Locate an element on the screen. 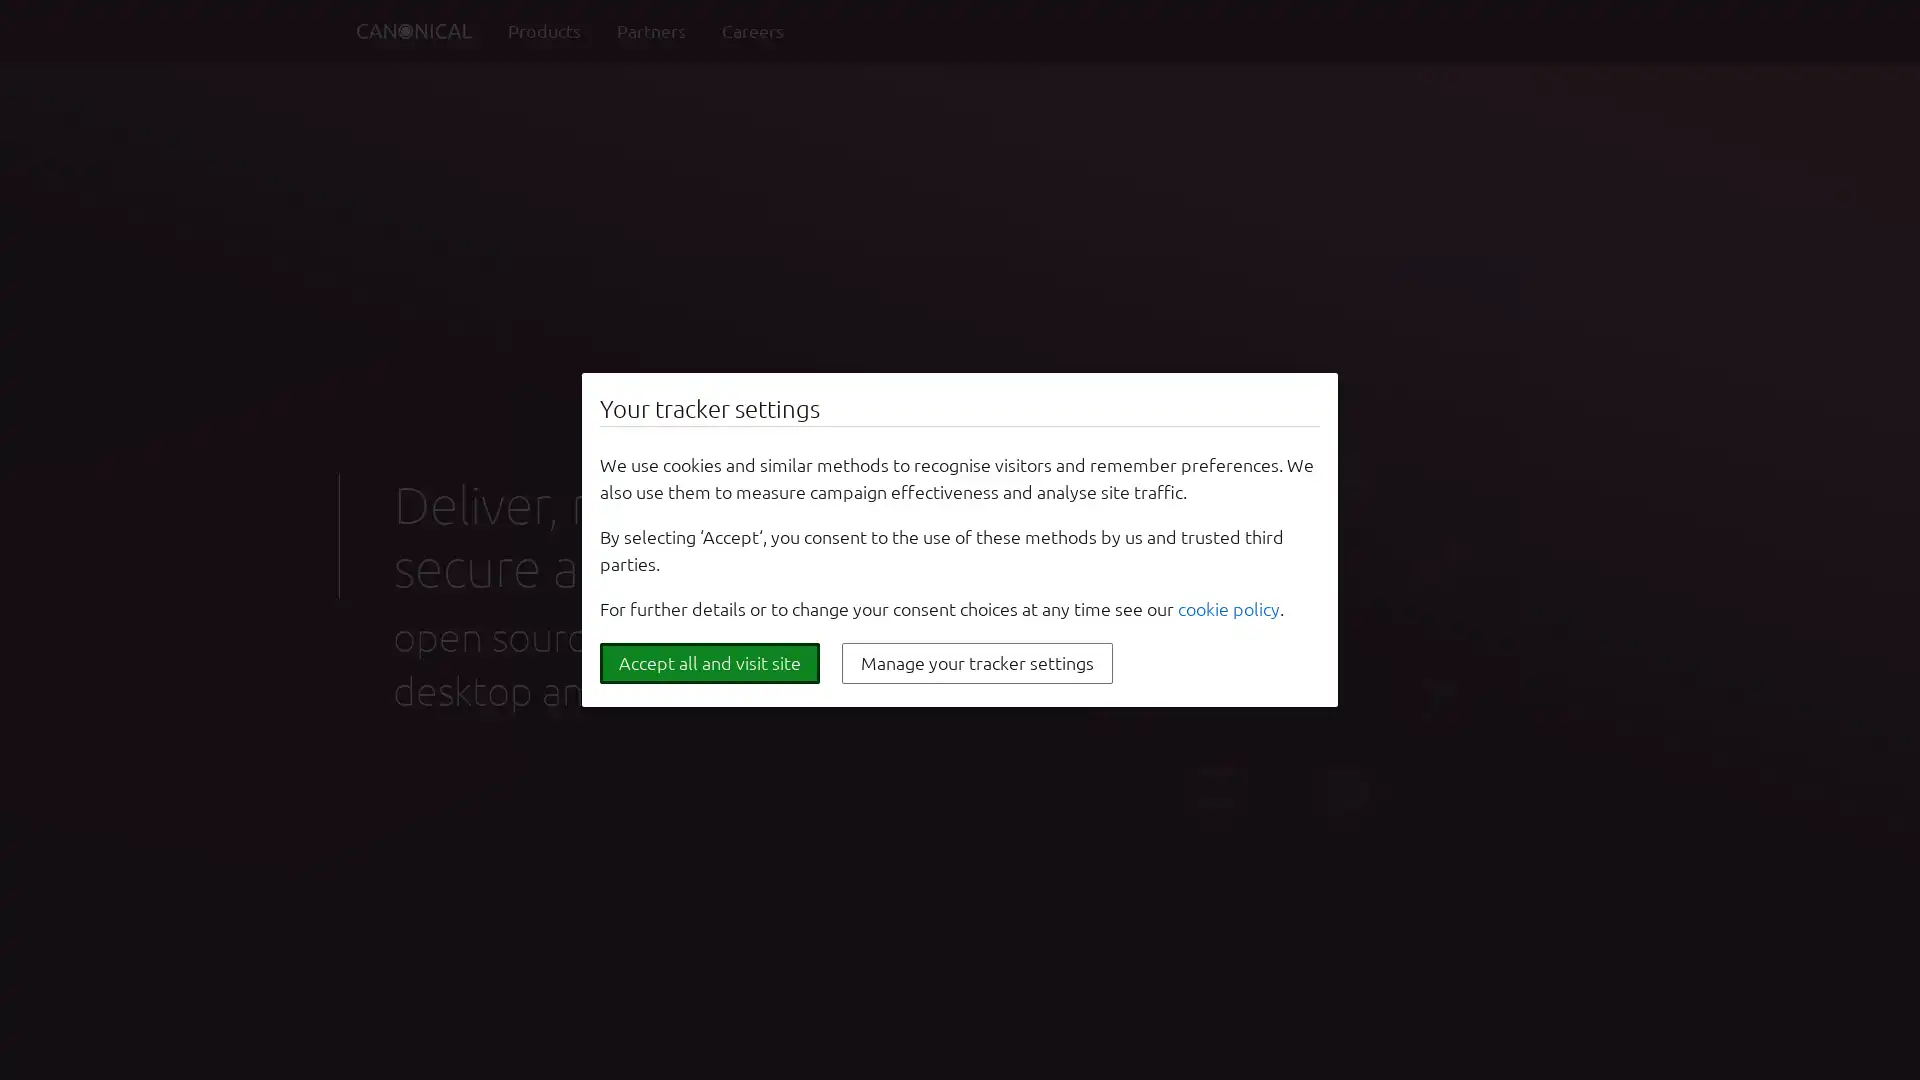 This screenshot has width=1920, height=1080. Manage your tracker settings is located at coordinates (977, 663).